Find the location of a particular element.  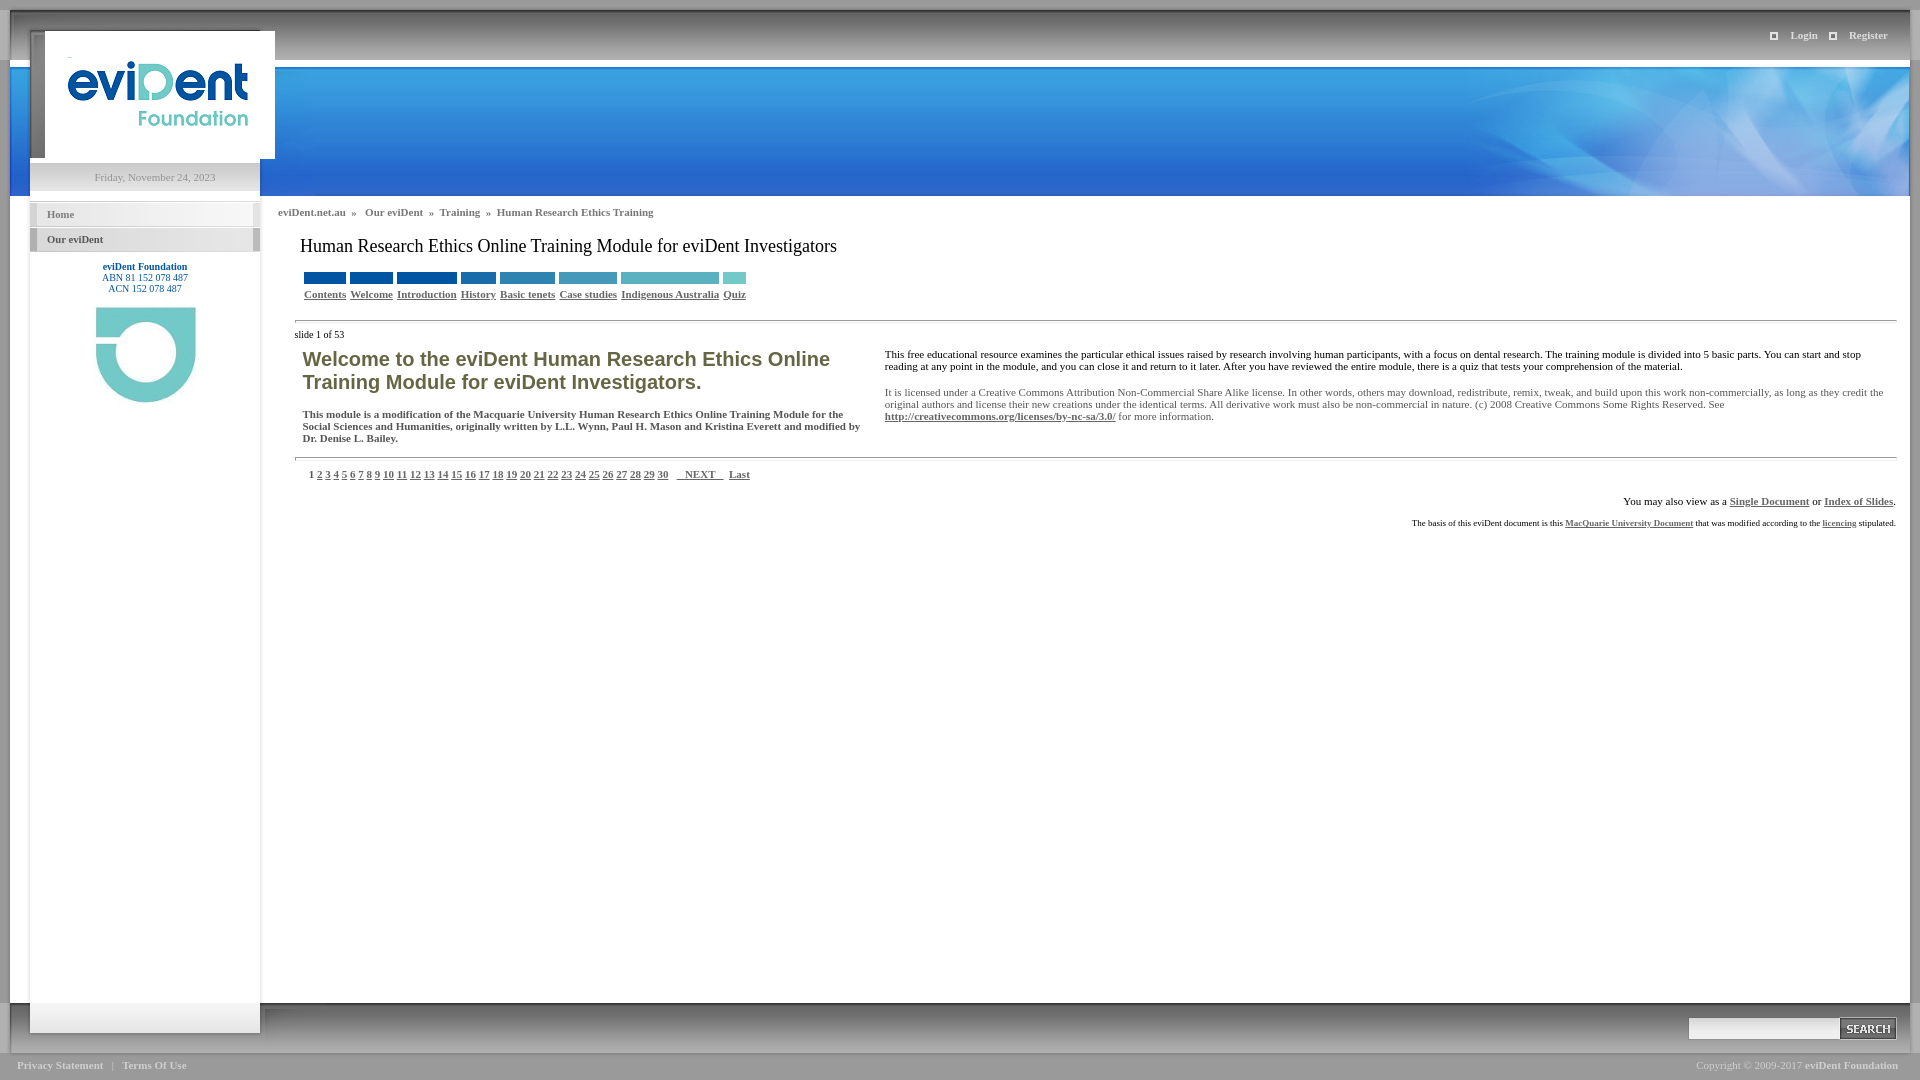

'25' is located at coordinates (593, 474).